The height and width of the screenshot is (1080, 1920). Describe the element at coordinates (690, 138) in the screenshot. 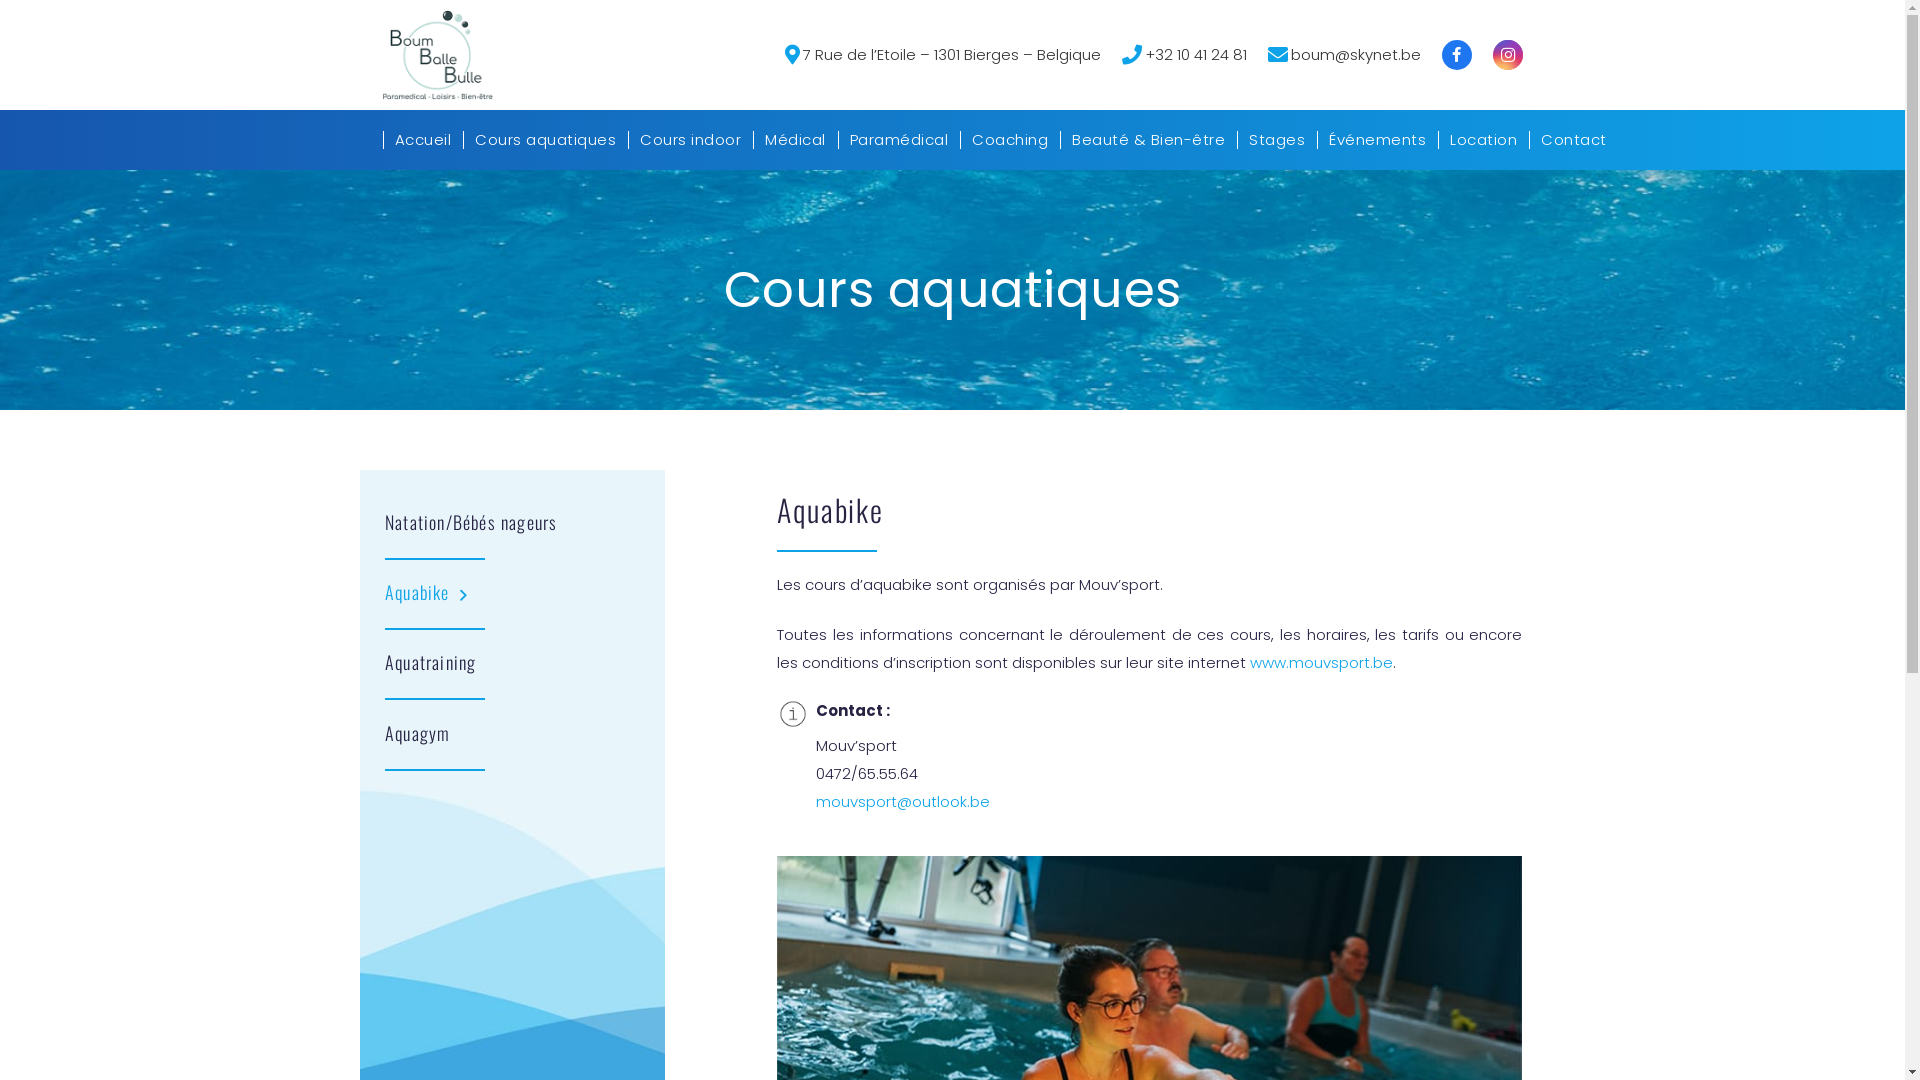

I see `'Cours indoor'` at that location.